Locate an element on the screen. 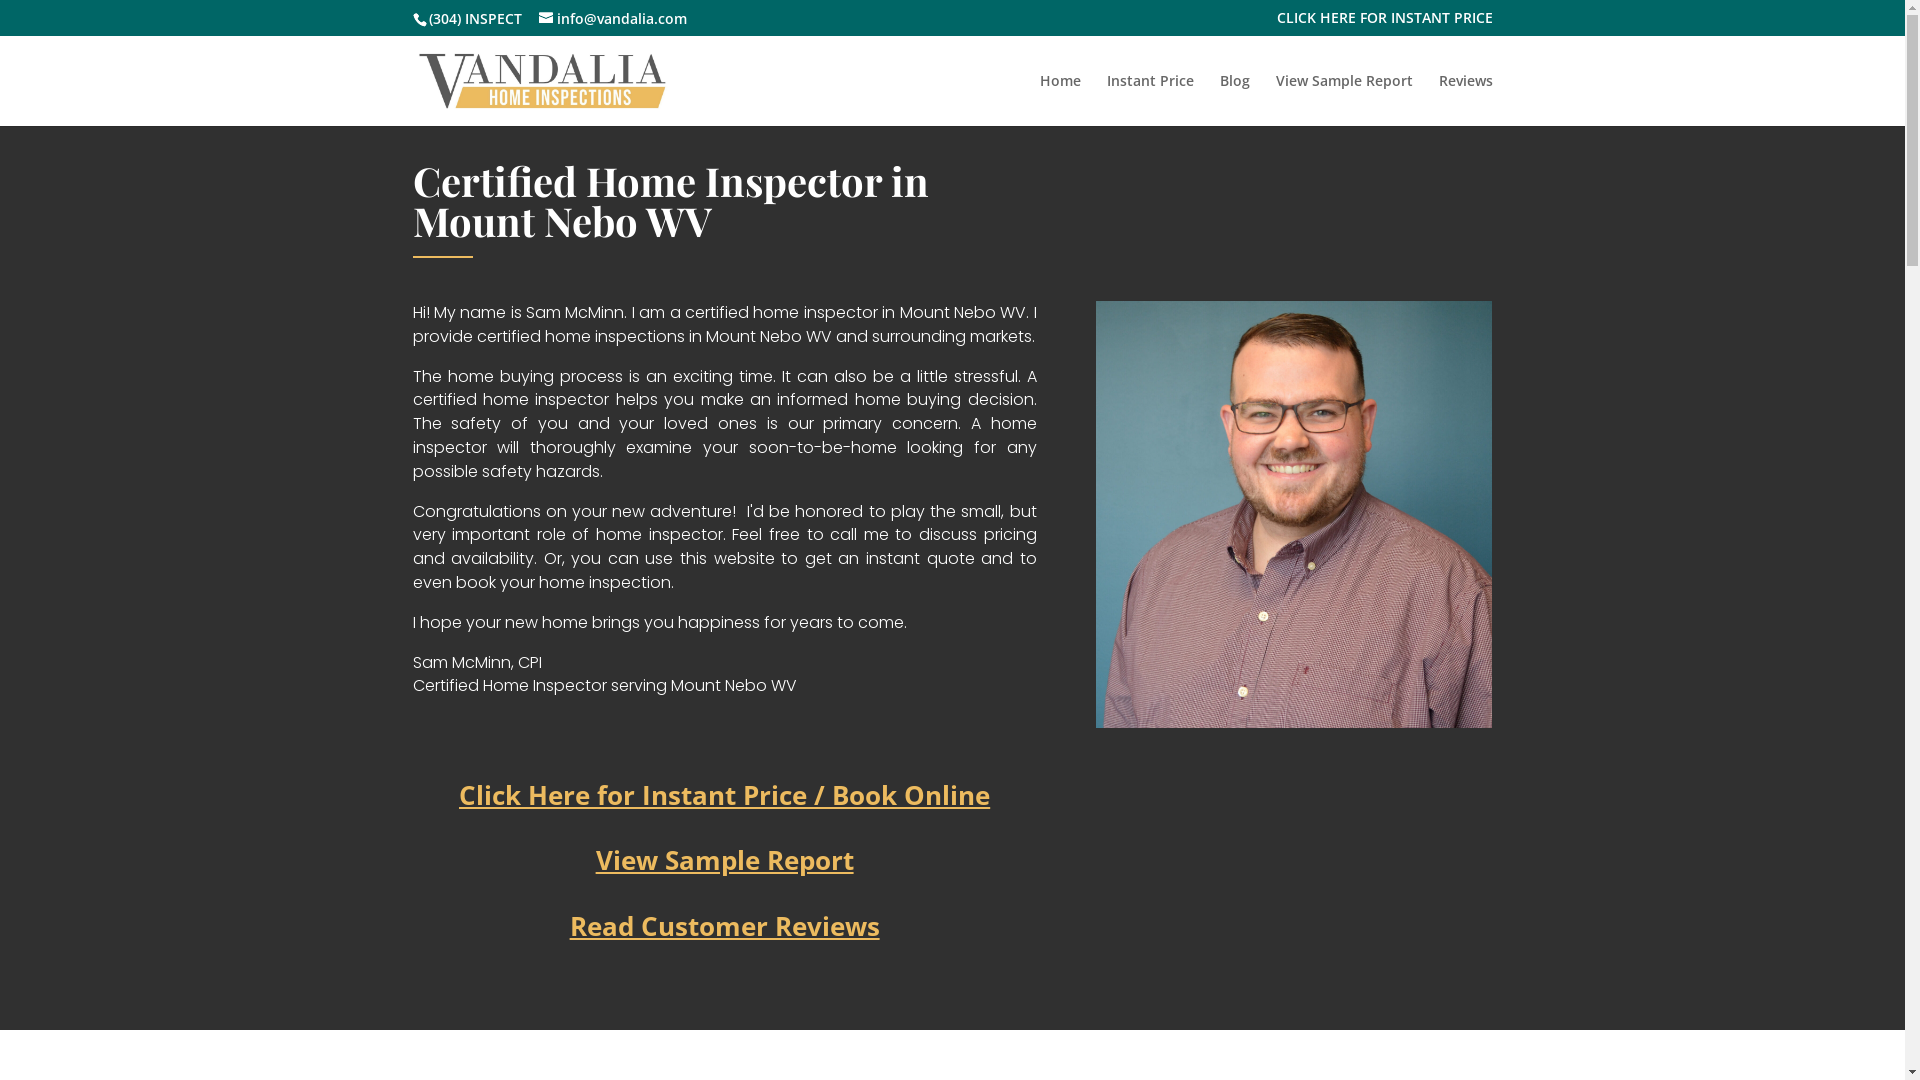 Image resolution: width=1920 pixels, height=1080 pixels. 'Click Here for Instant Price / Book Online' is located at coordinates (723, 793).